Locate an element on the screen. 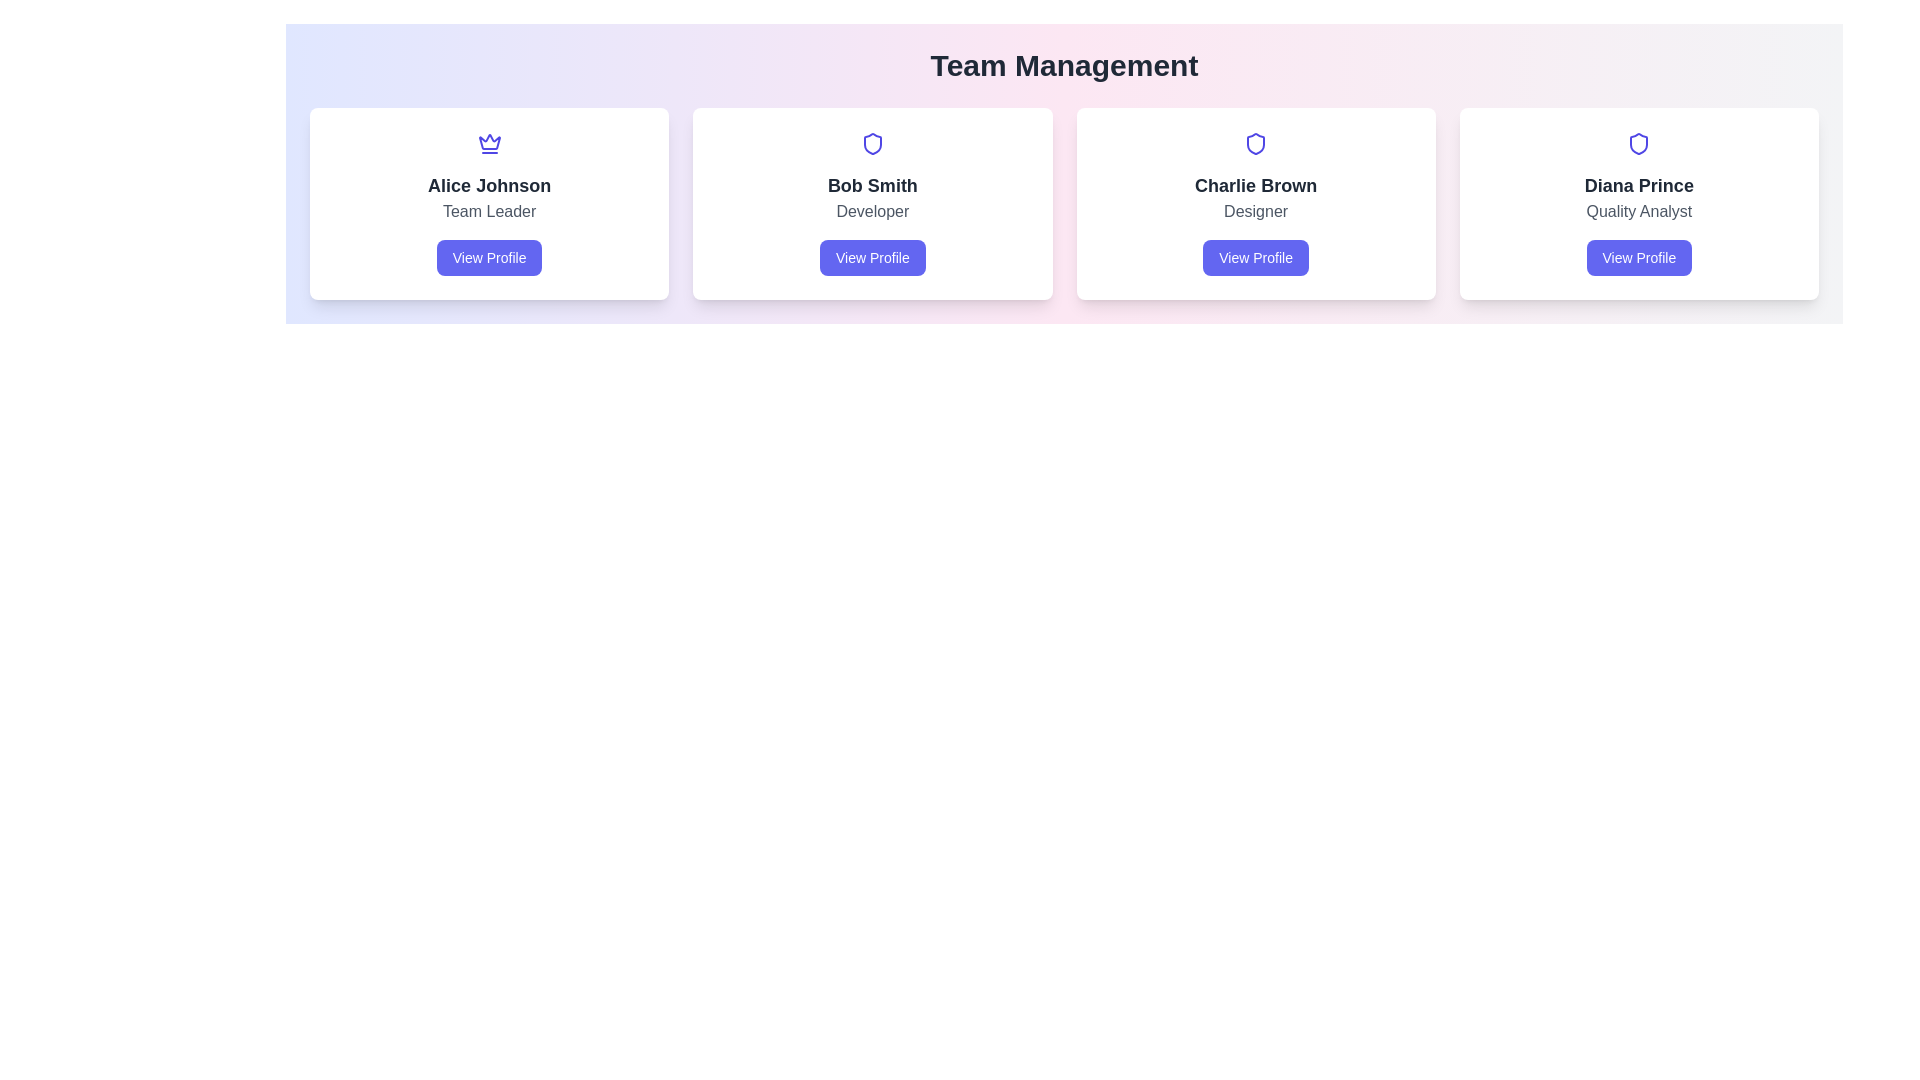  the crown icon with a purple outline situated above the text 'Alice Johnson' in the Team Management section is located at coordinates (489, 141).